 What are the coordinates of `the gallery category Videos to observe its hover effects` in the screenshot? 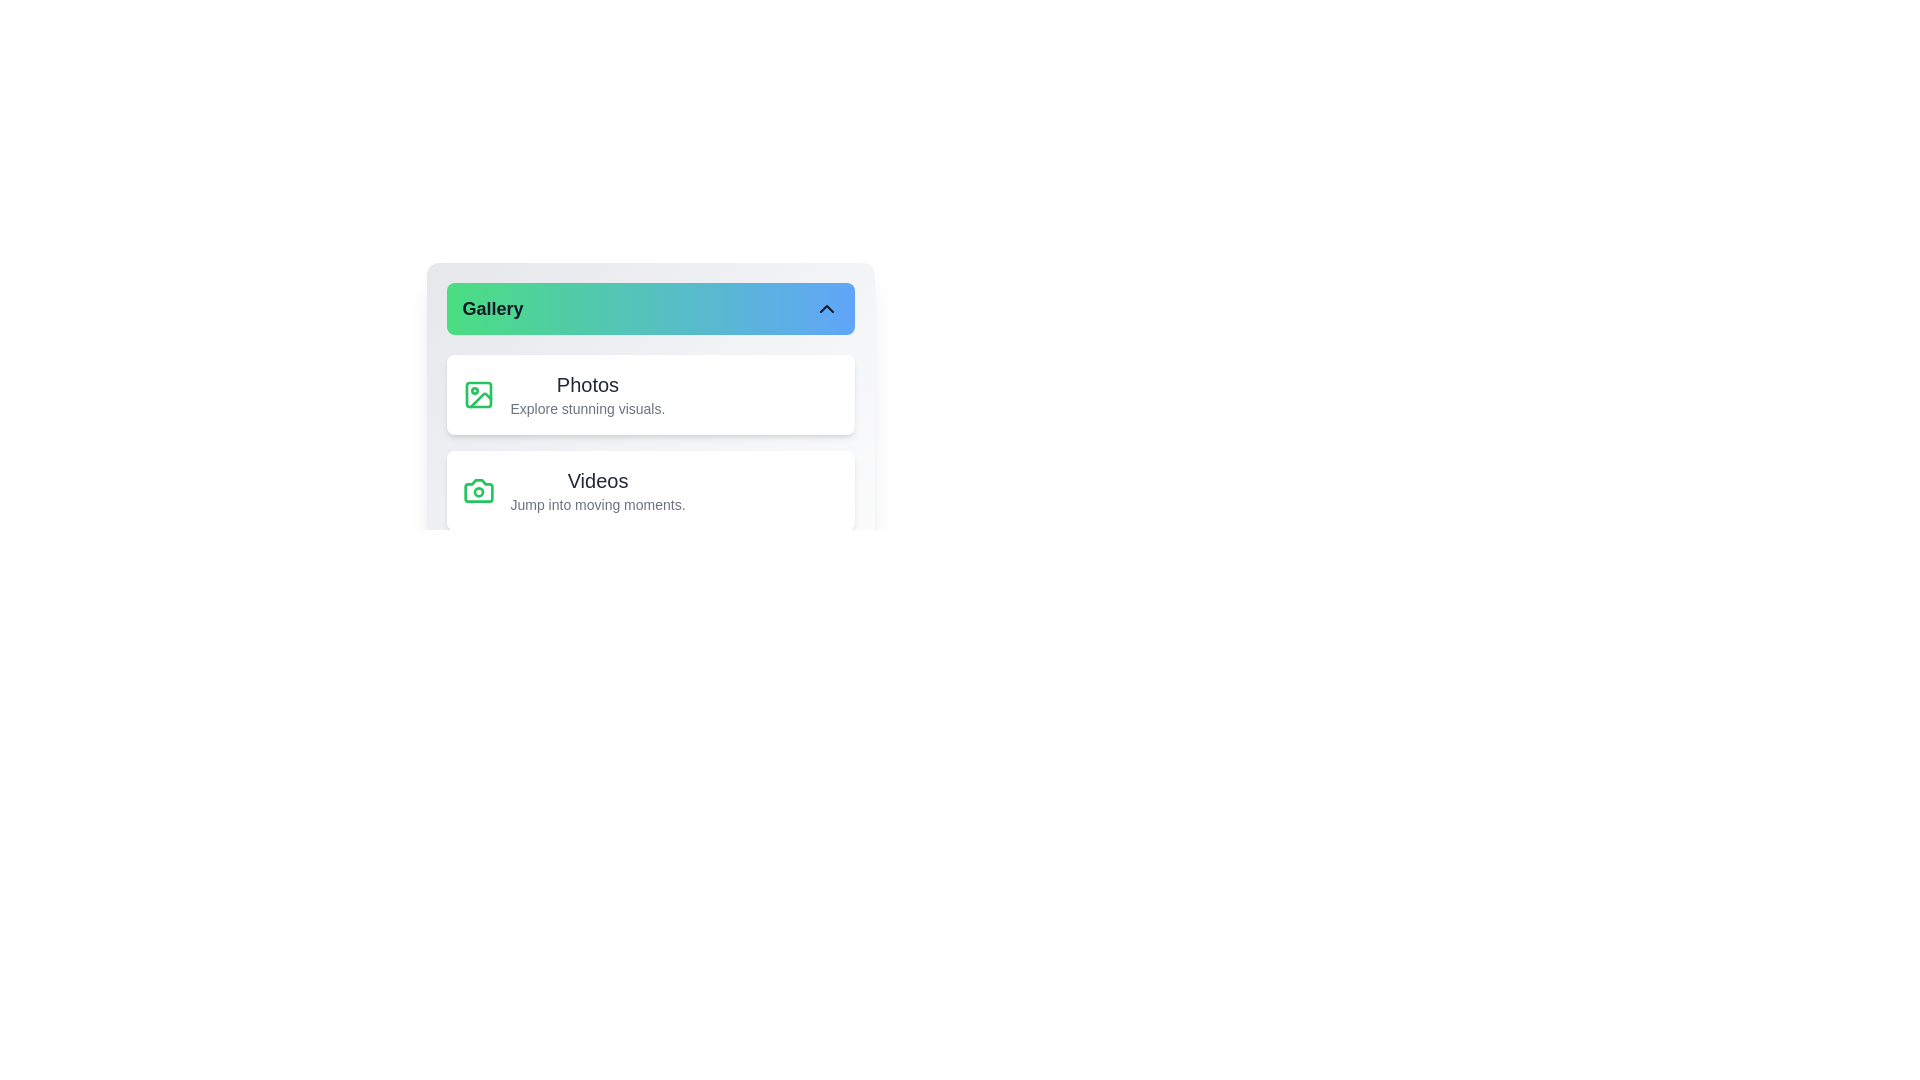 It's located at (650, 490).